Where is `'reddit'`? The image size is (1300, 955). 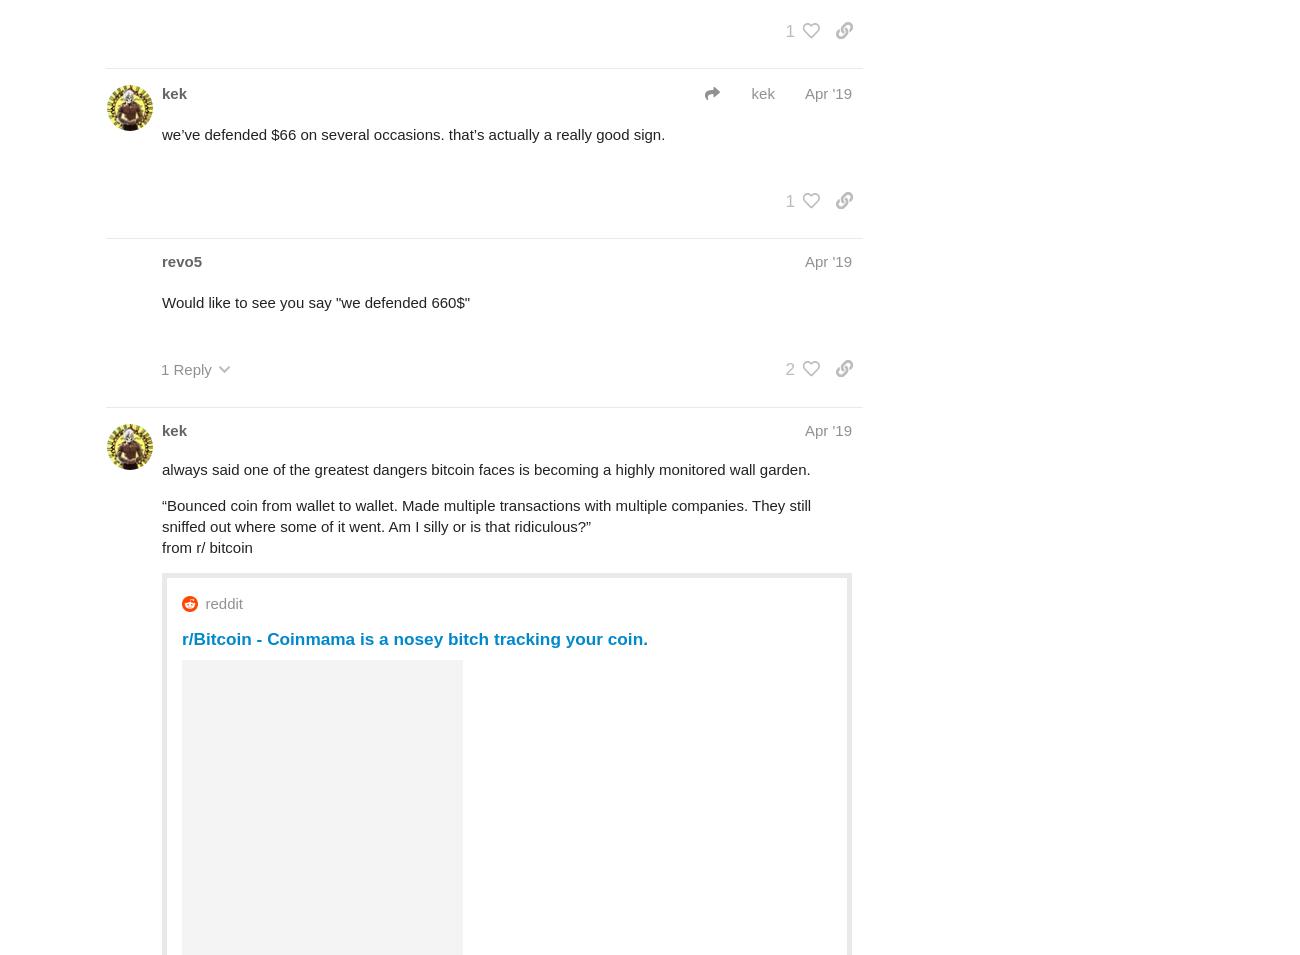 'reddit' is located at coordinates (222, 603).